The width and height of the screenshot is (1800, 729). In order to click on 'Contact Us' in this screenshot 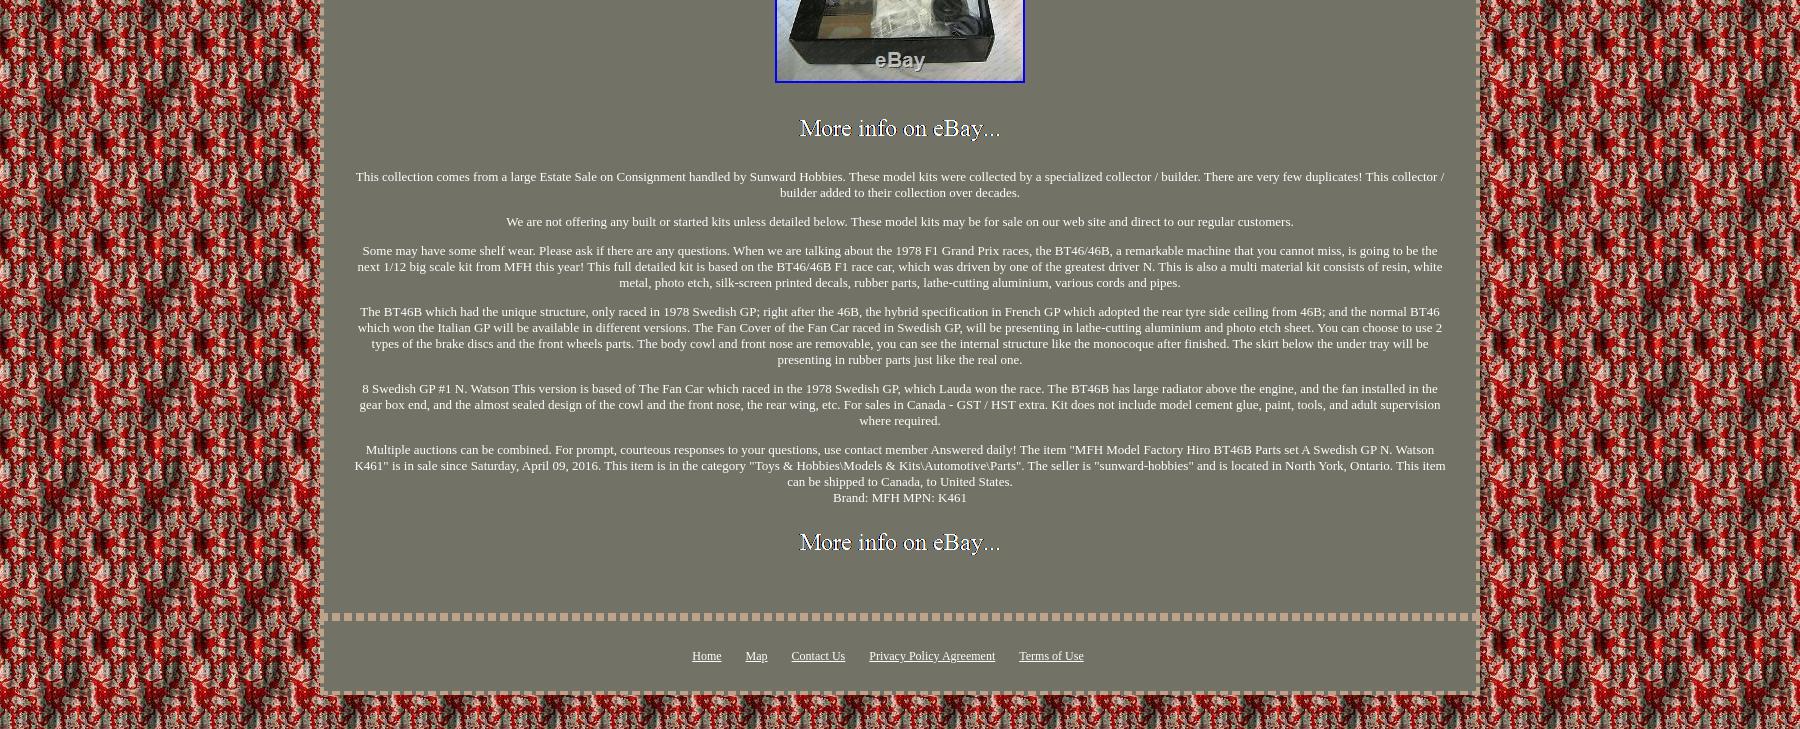, I will do `click(817, 655)`.